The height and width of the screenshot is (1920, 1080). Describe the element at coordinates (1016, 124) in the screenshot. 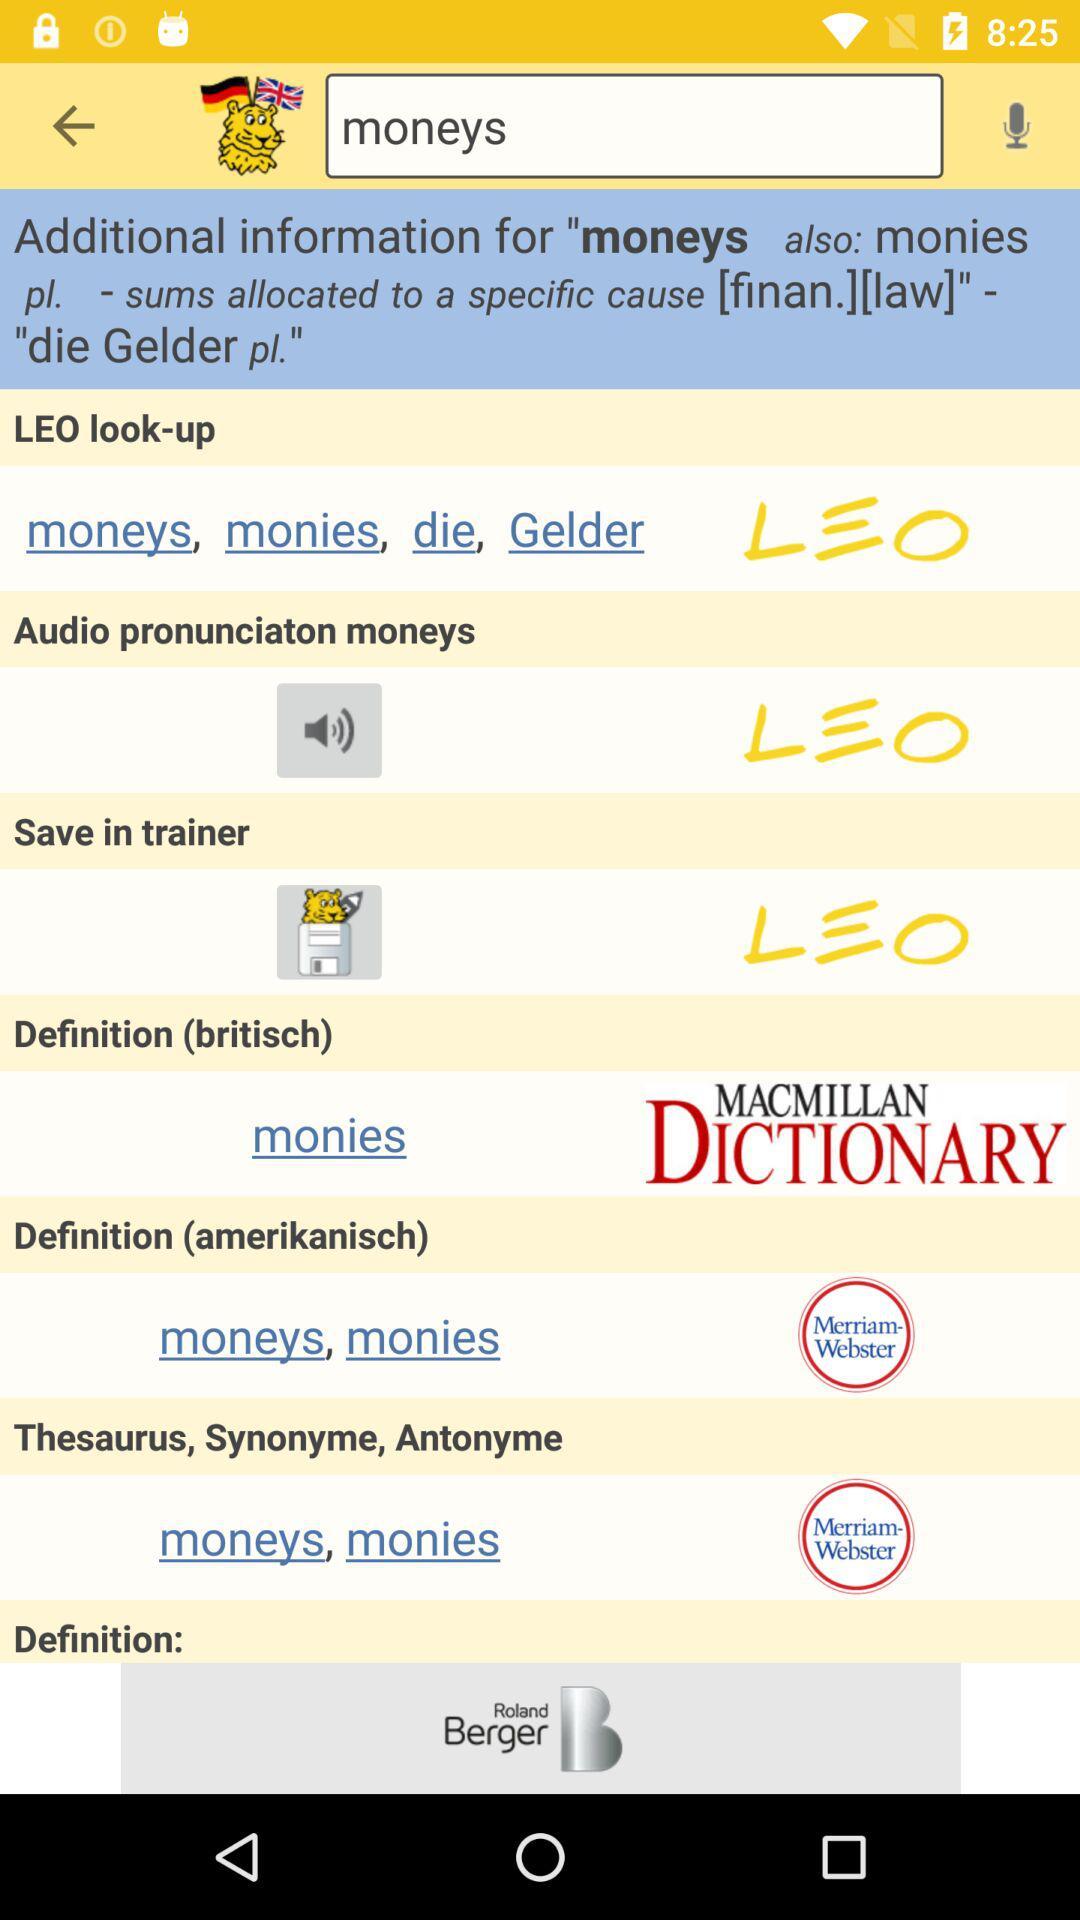

I see `voice search option` at that location.